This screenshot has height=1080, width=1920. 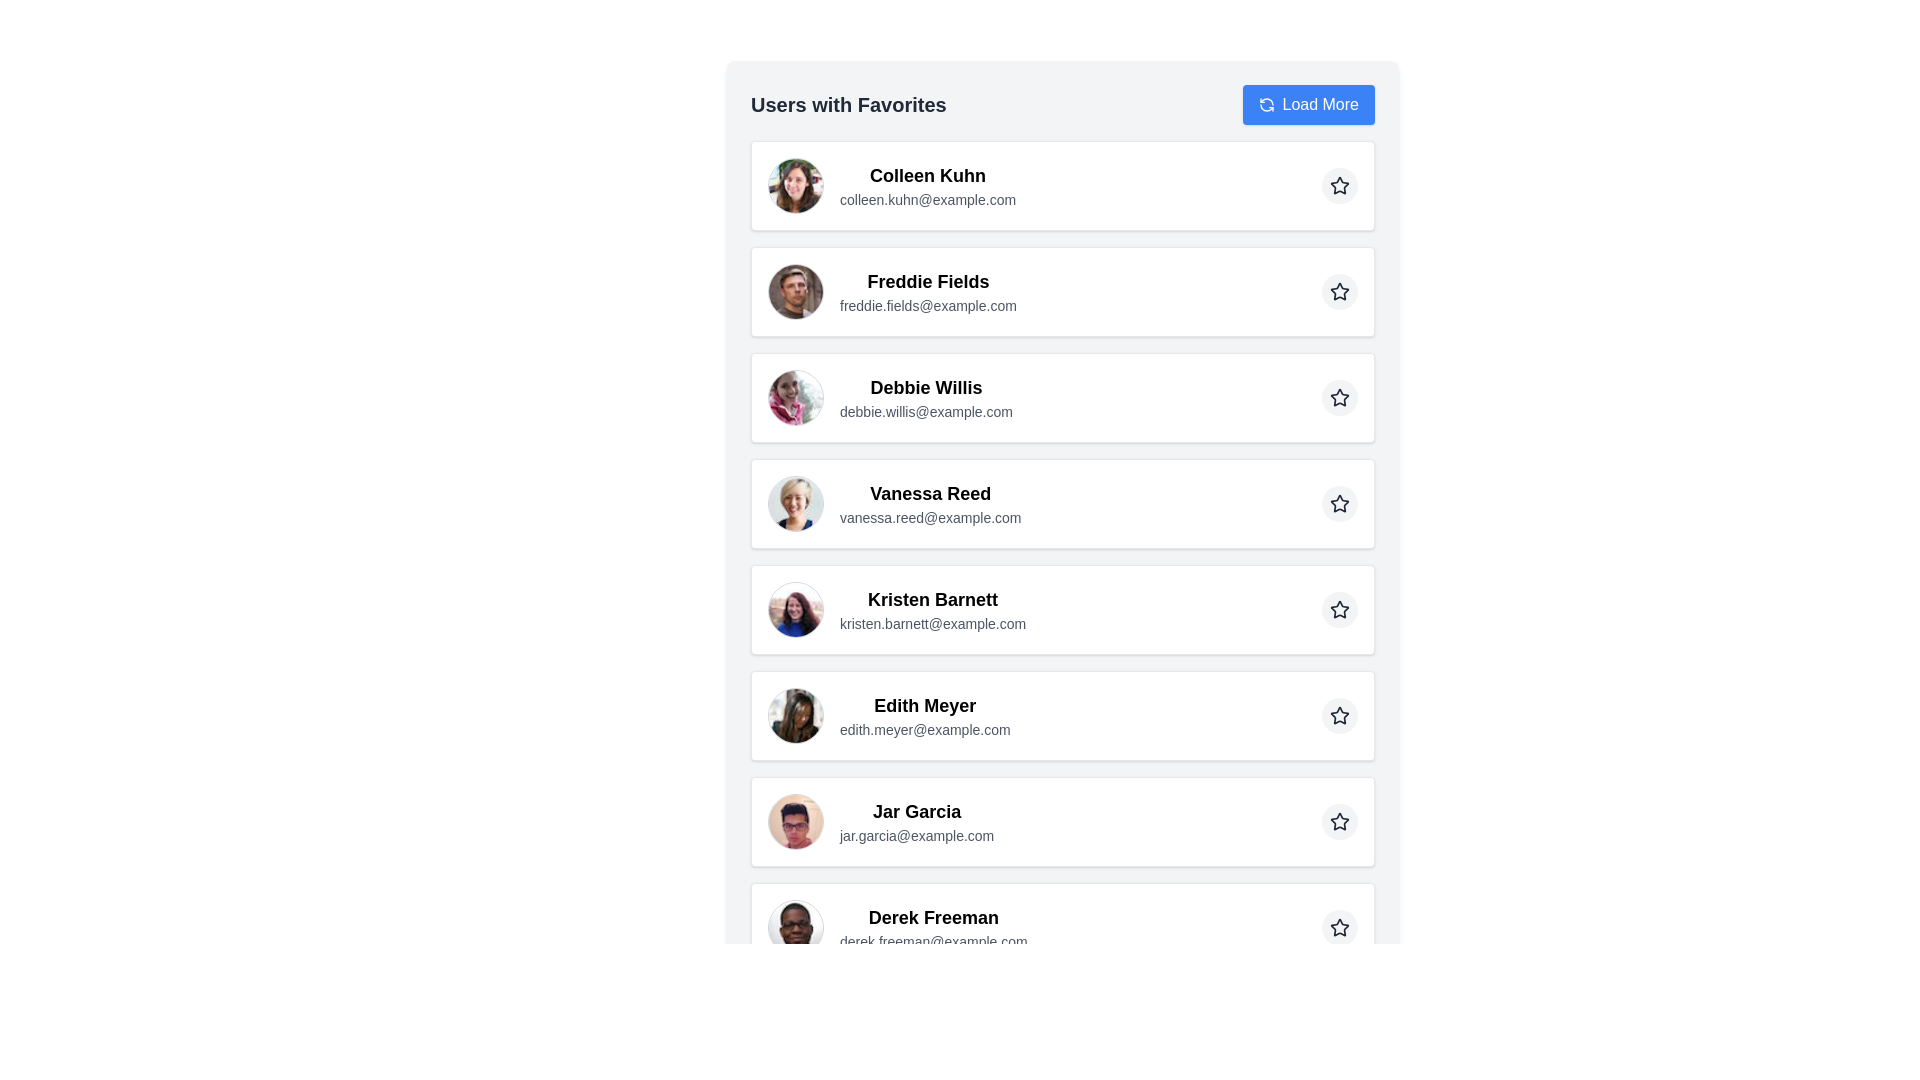 I want to click on the favorite button for user 'Jar Garcia', so click(x=1339, y=821).